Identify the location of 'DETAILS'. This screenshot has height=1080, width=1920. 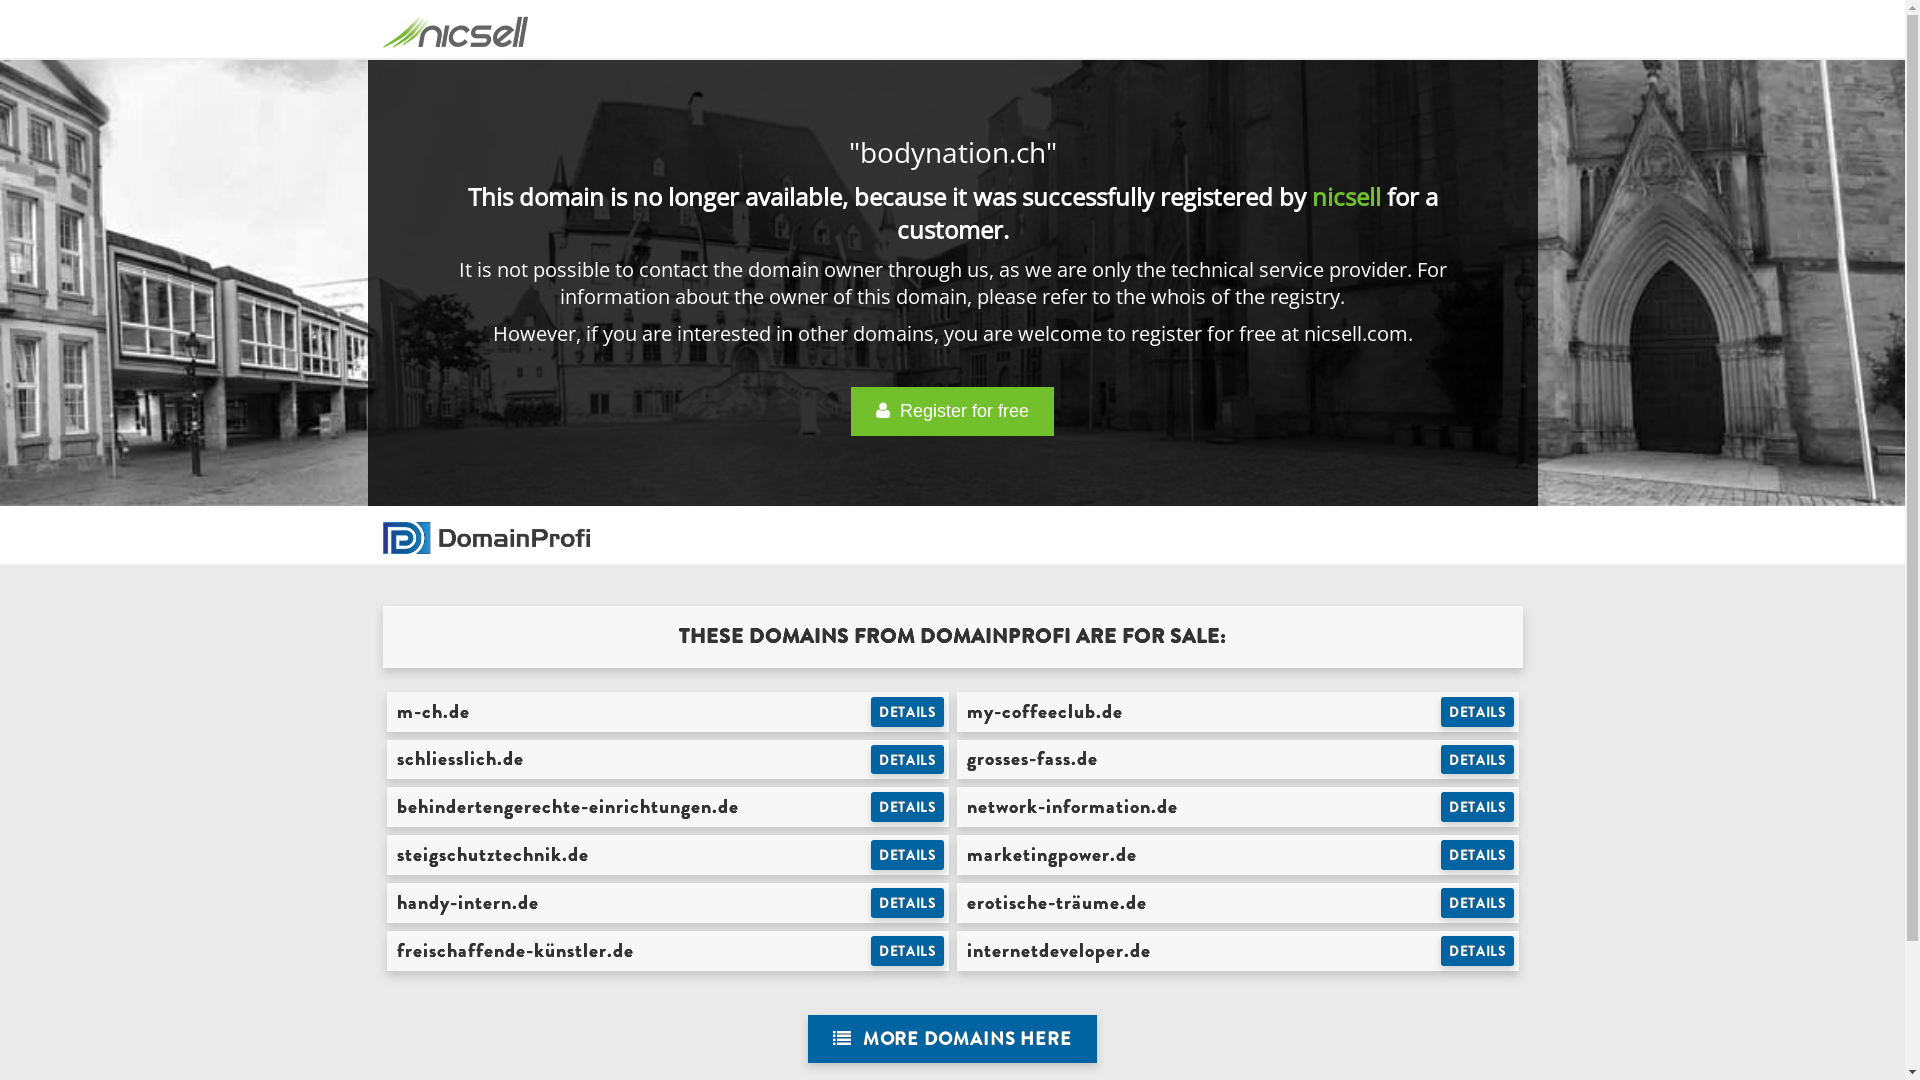
(1477, 759).